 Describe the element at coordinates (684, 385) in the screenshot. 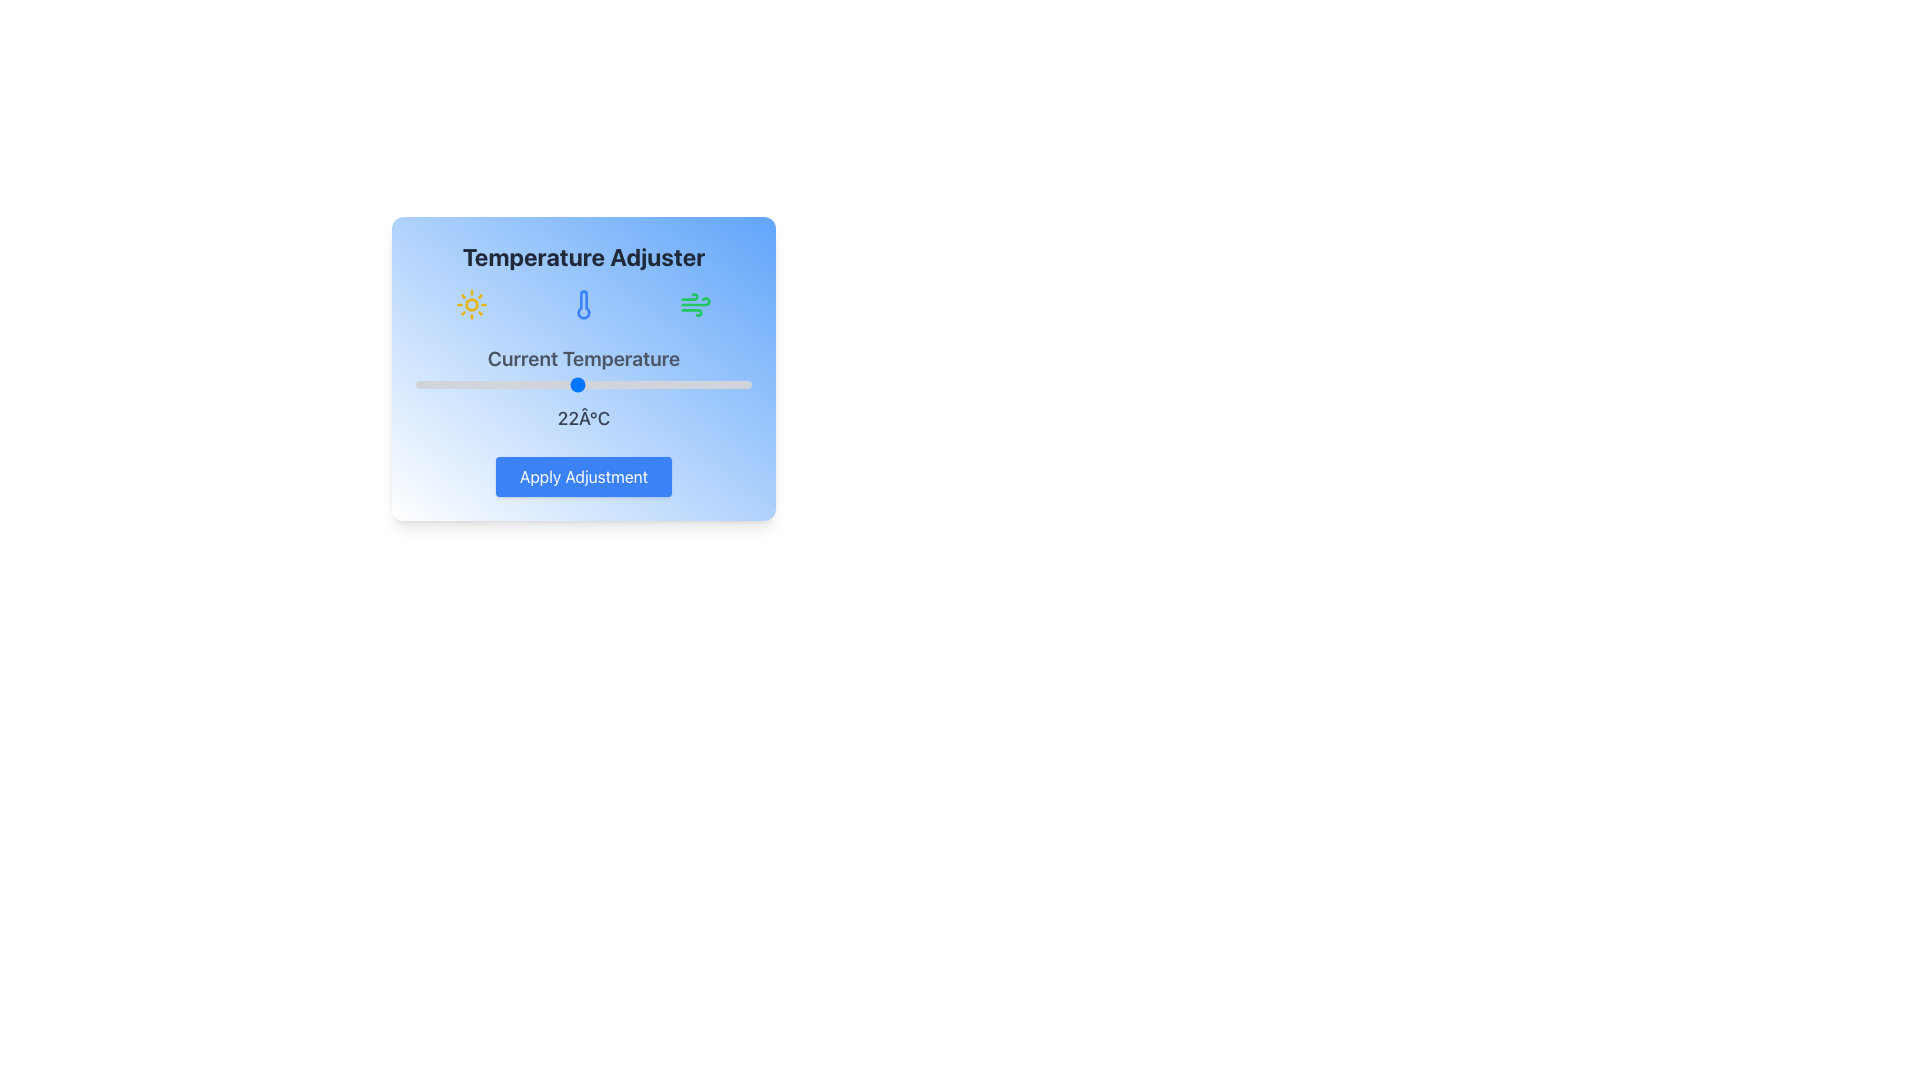

I see `temperature` at that location.